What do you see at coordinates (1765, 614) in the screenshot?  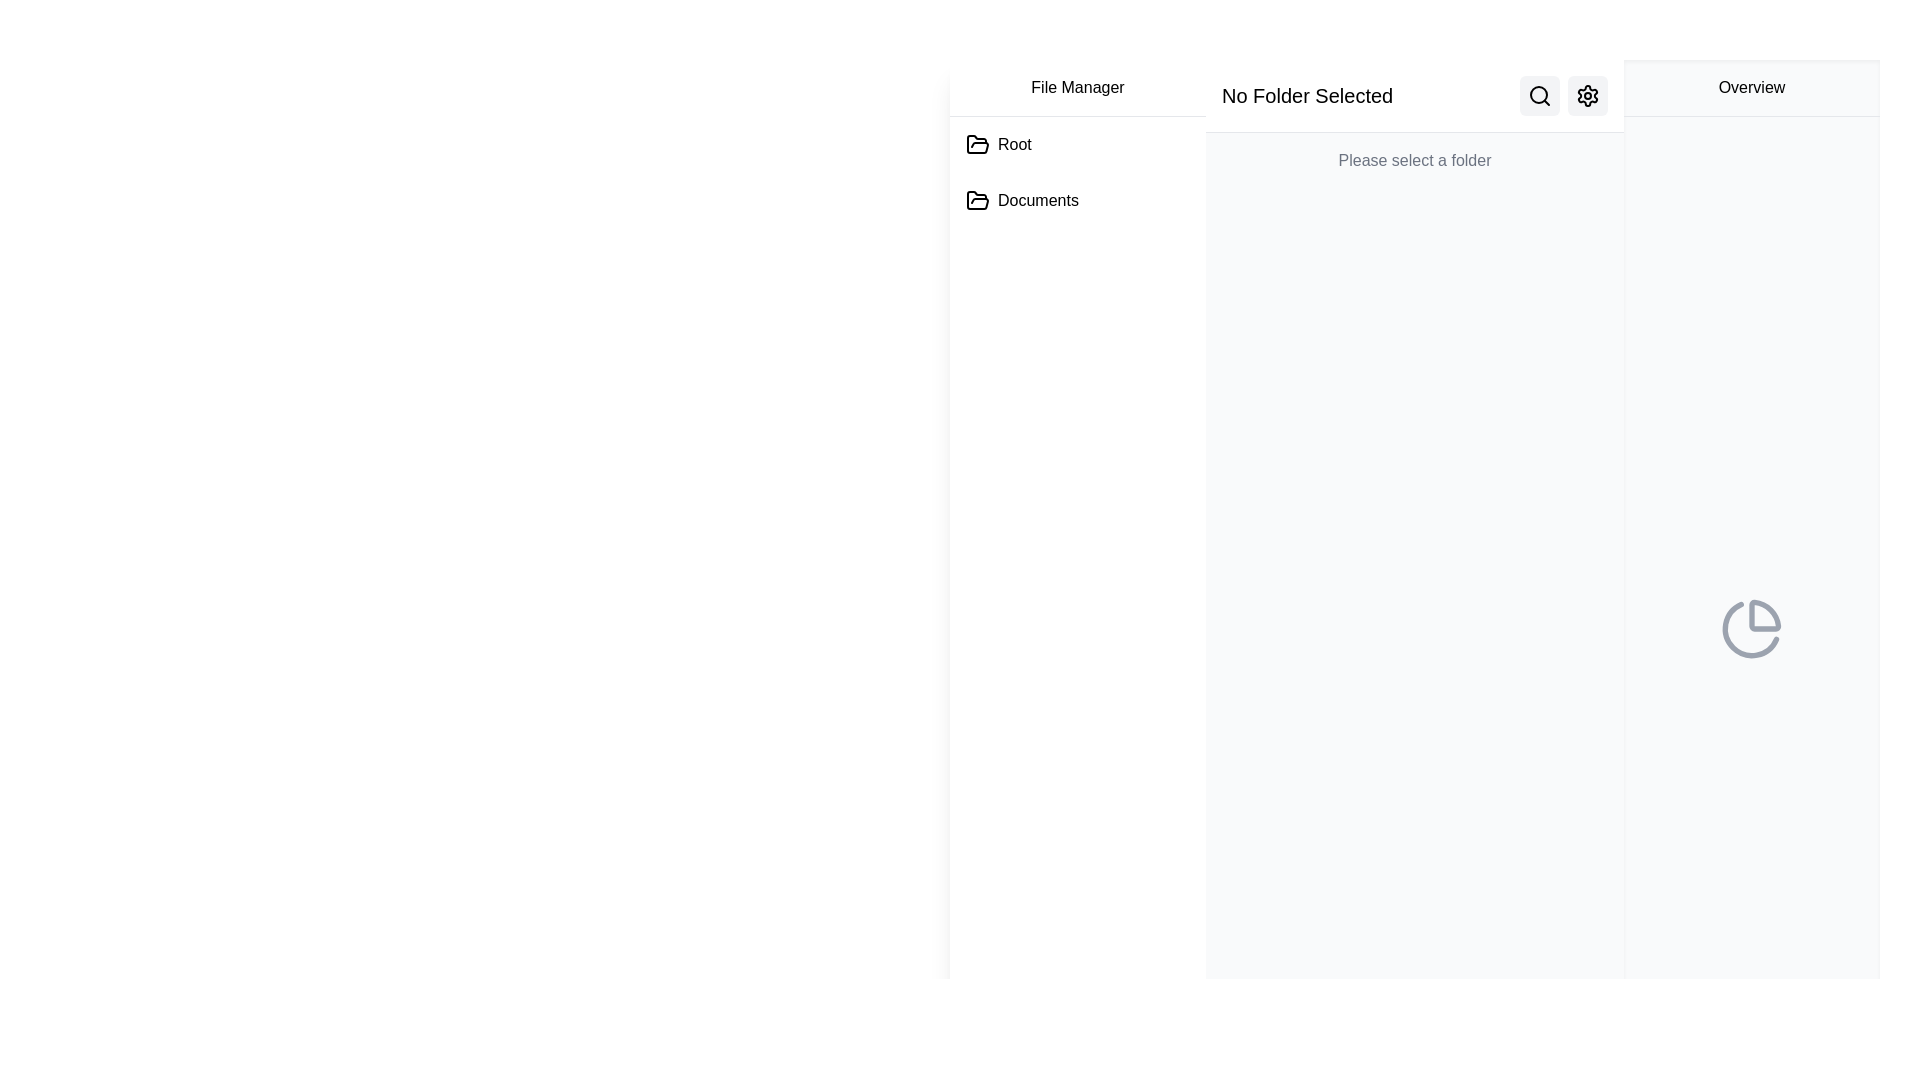 I see `the arc-shaped segment of the pie chart icon located in the top-right corner near the 'Overview' label` at bounding box center [1765, 614].